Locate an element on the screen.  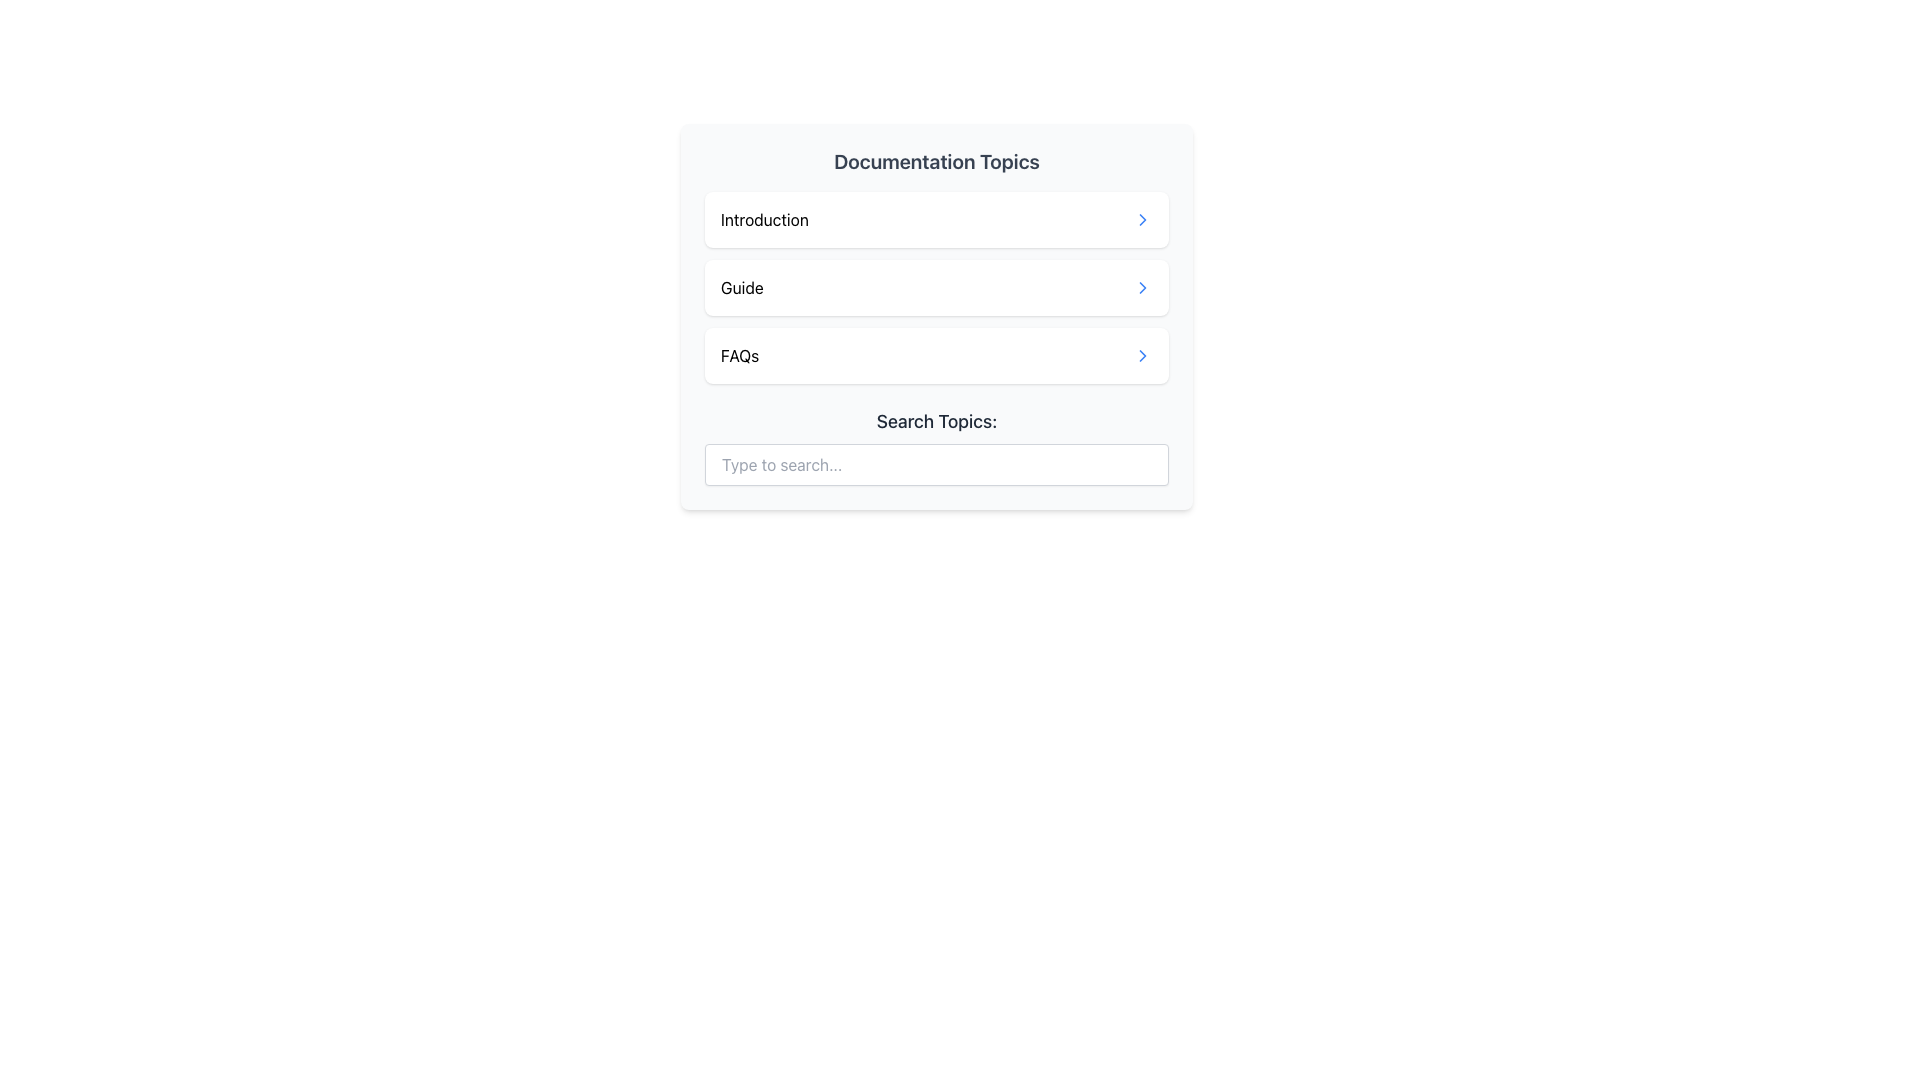
the blue rightward chevron SVG icon located immediately to the right of the 'Guide' text label in the documentation topics list is located at coordinates (1142, 288).